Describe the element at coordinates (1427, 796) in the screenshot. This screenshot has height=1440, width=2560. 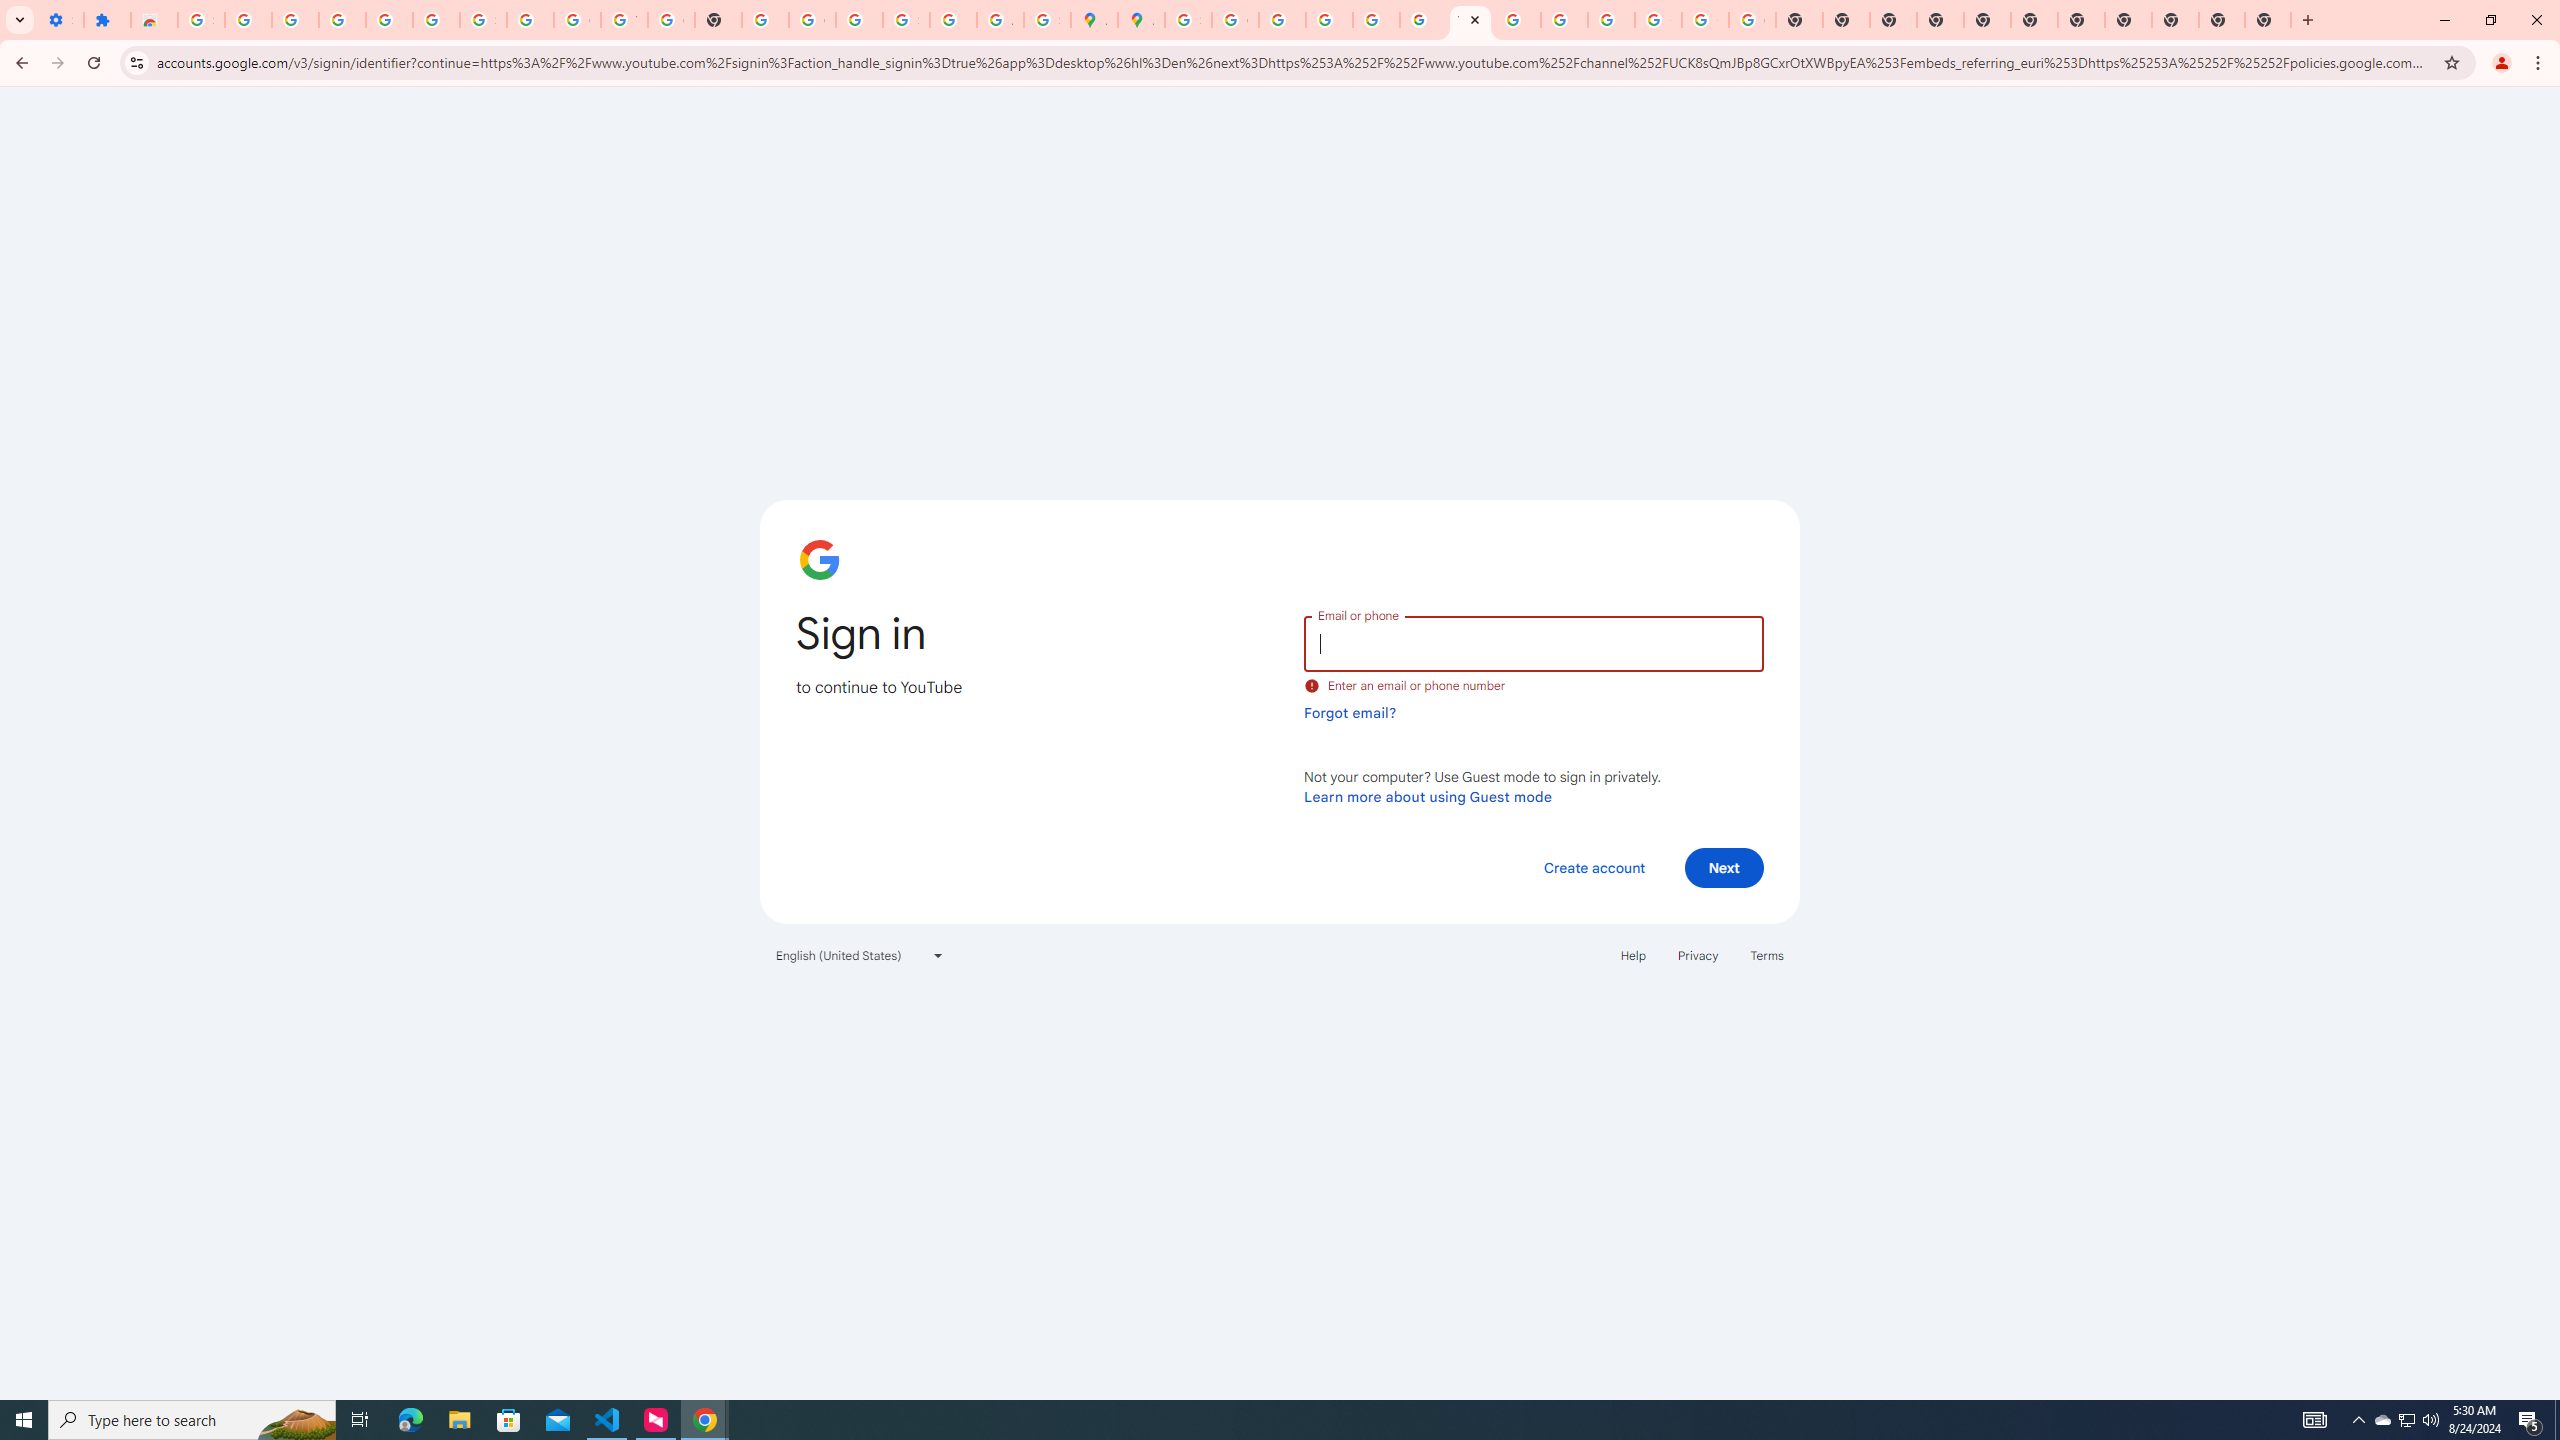
I see `'Learn more about using Guest mode'` at that location.